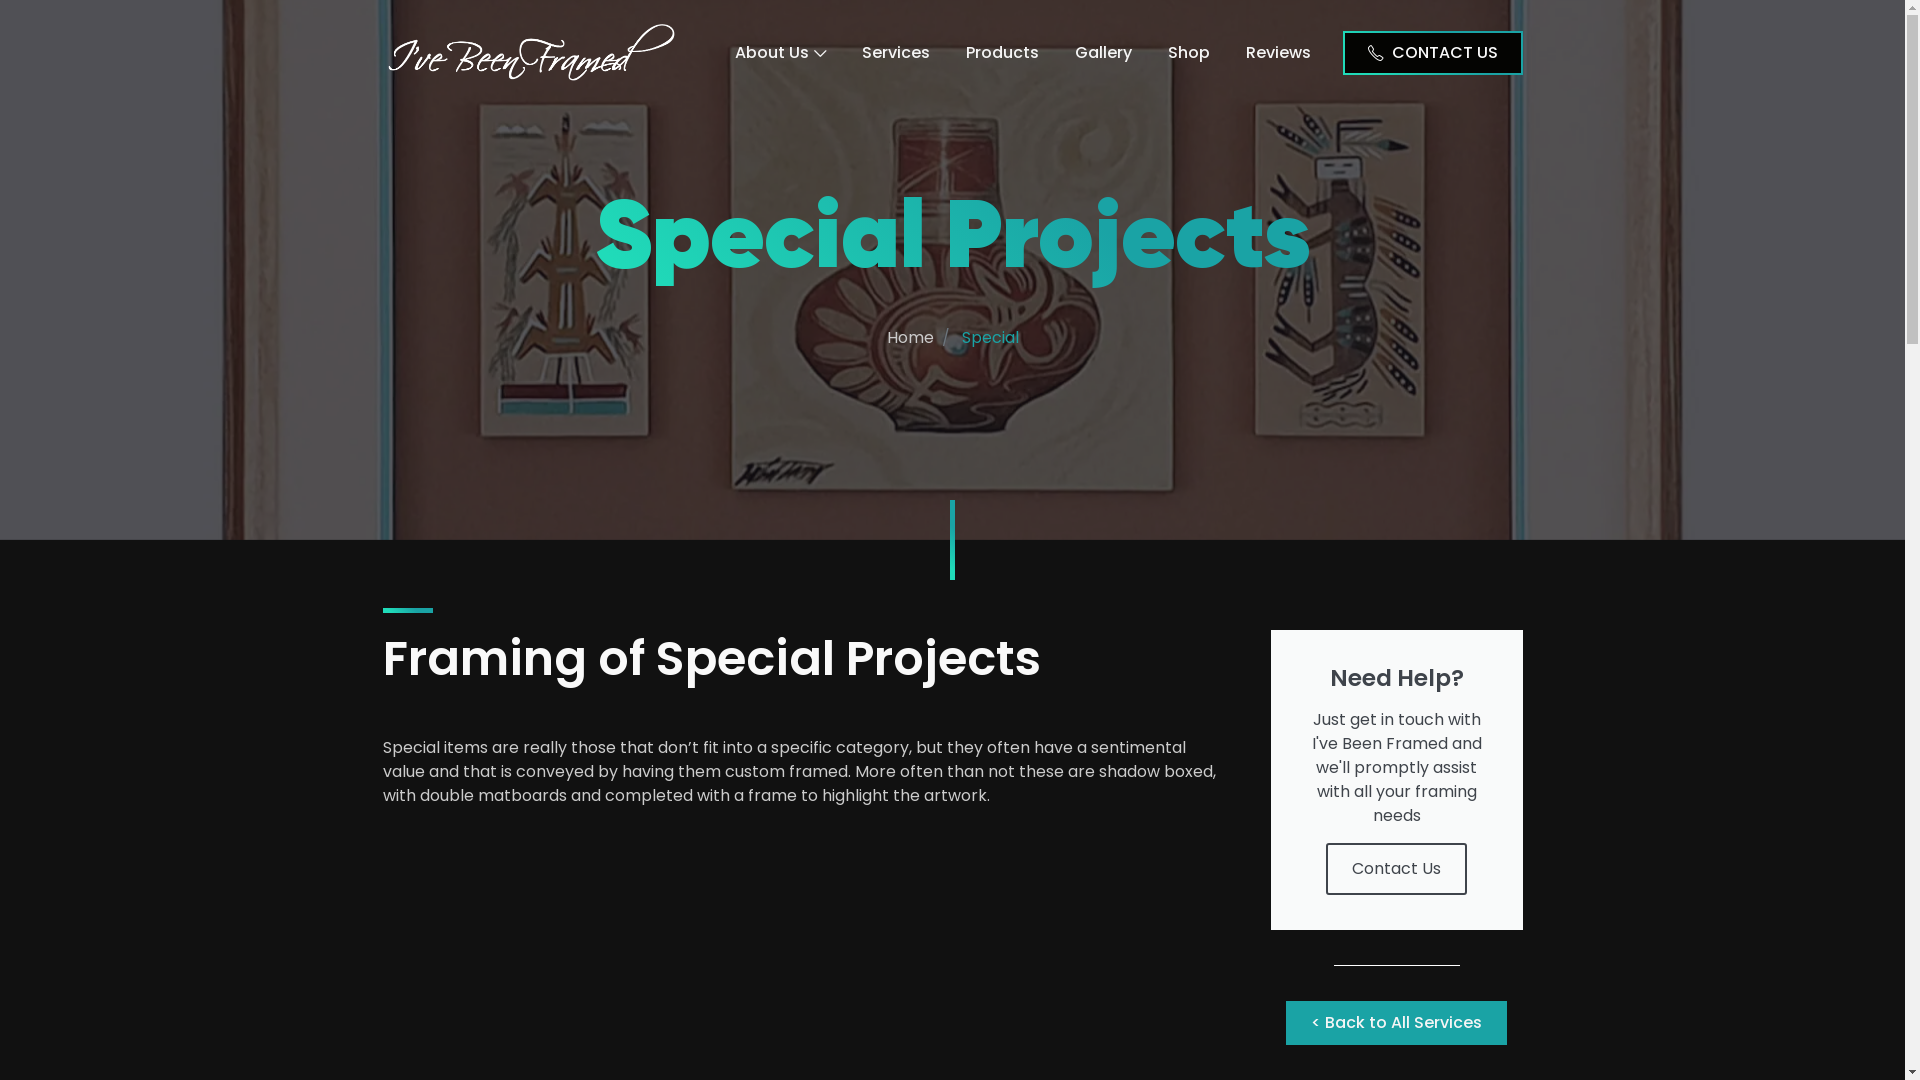  Describe the element at coordinates (1430, 50) in the screenshot. I see `'CONTACT US'` at that location.